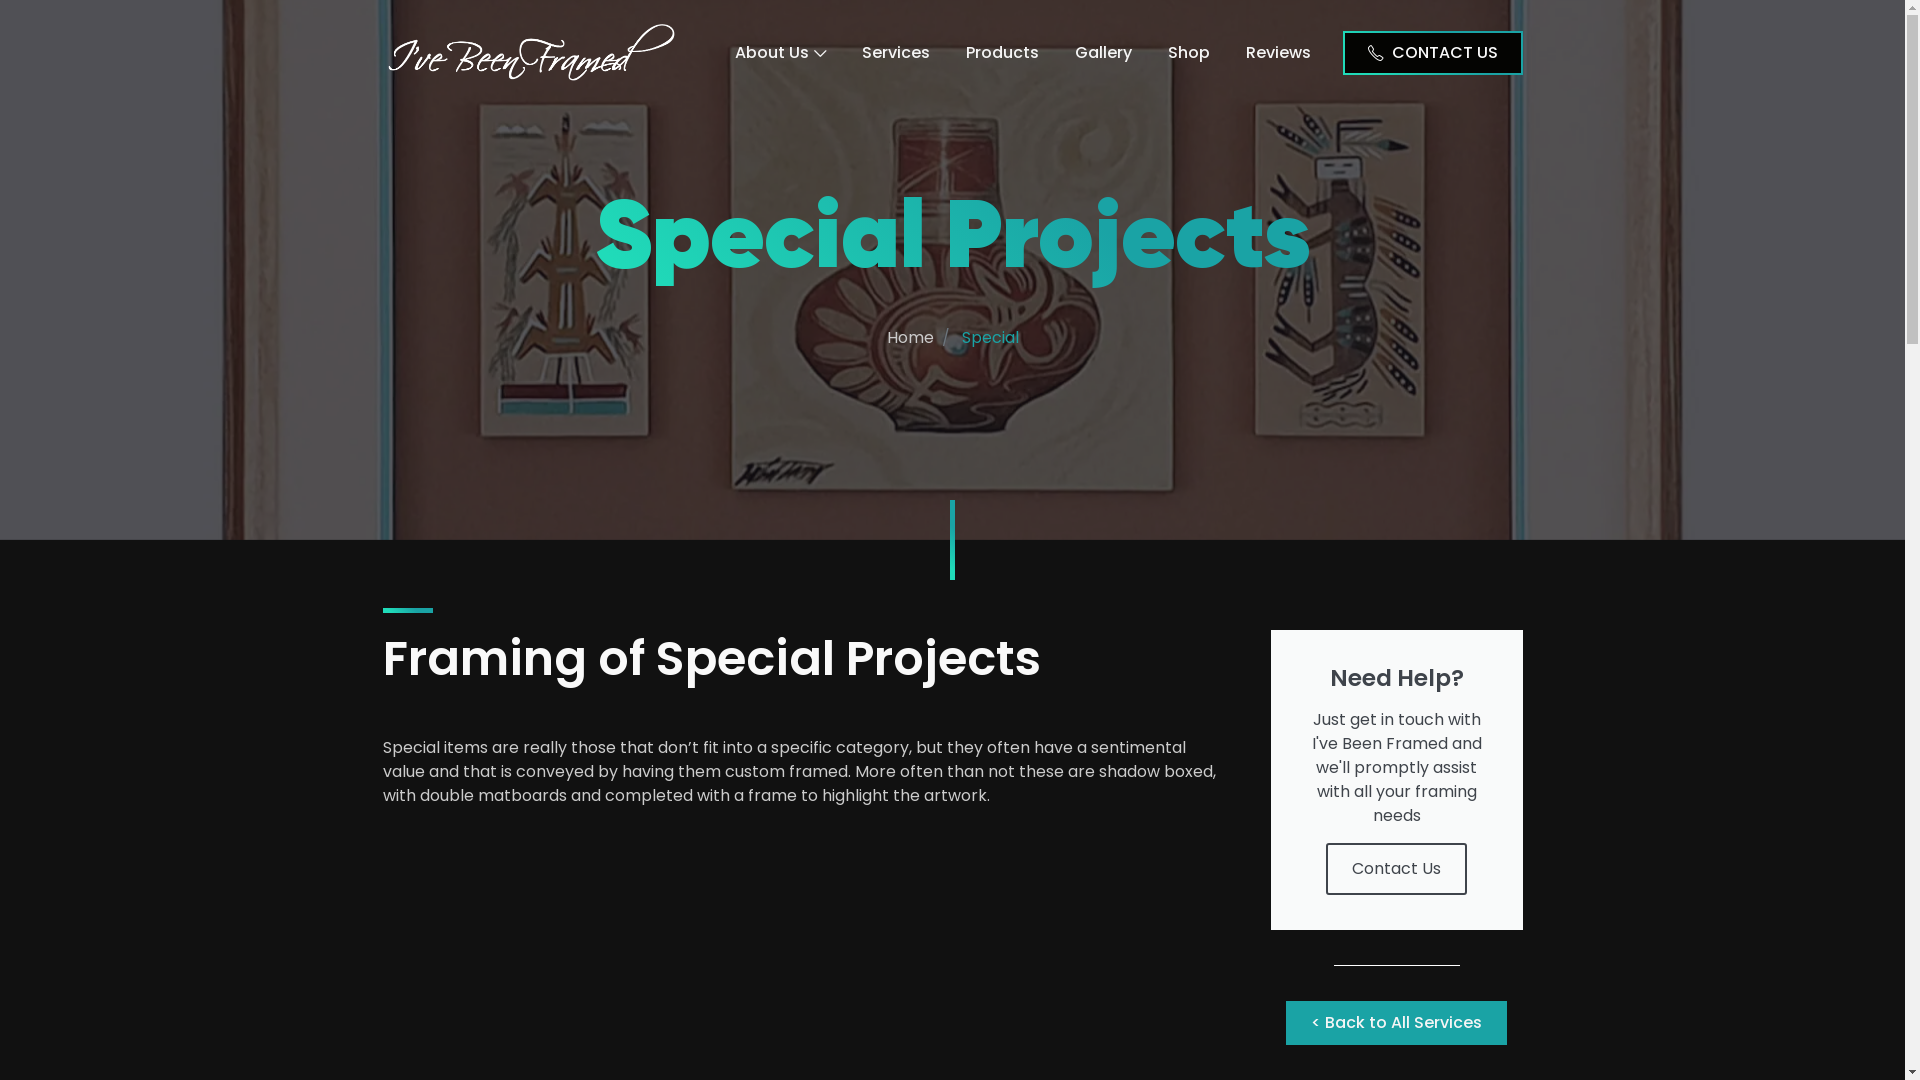  Describe the element at coordinates (1430, 50) in the screenshot. I see `'CONTACT US'` at that location.